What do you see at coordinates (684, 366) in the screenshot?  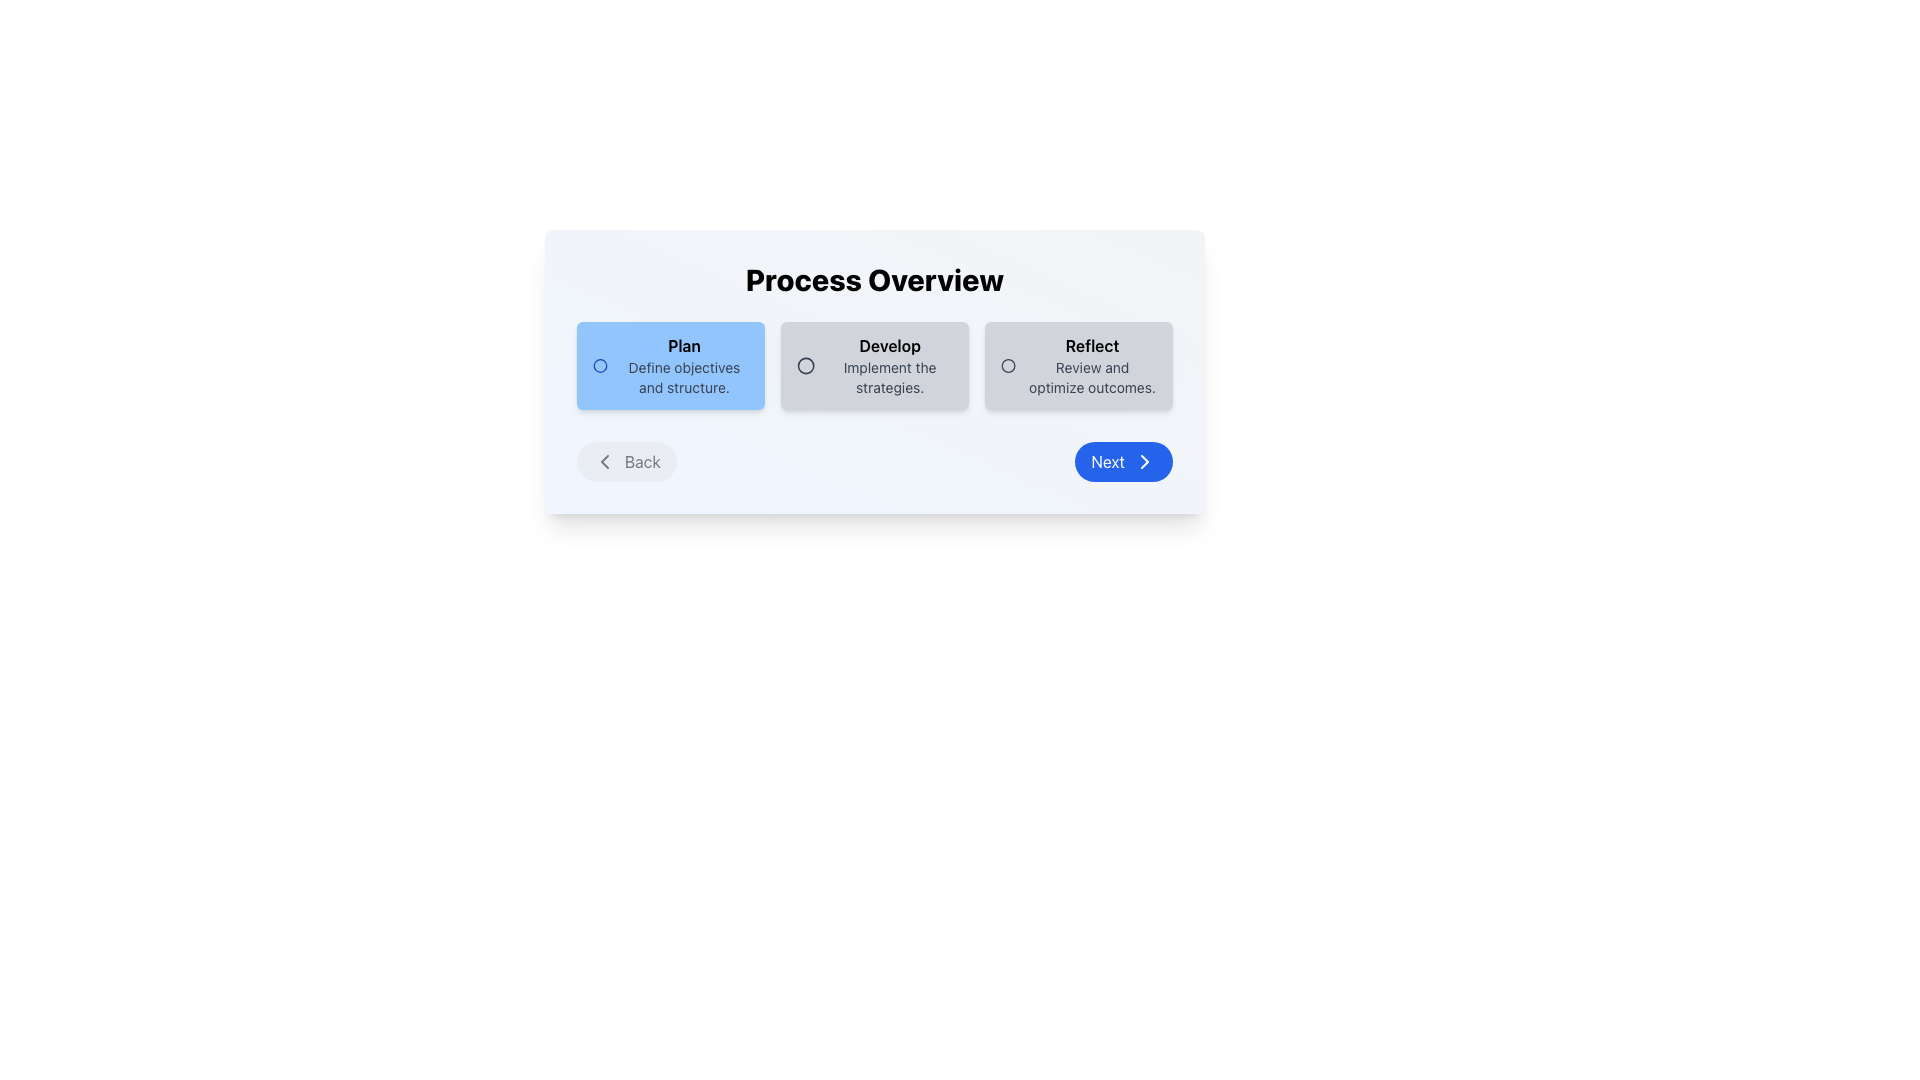 I see `the Text Block containing the word 'Plan' in bold, which is centrally located in the first column of a three-column layout` at bounding box center [684, 366].